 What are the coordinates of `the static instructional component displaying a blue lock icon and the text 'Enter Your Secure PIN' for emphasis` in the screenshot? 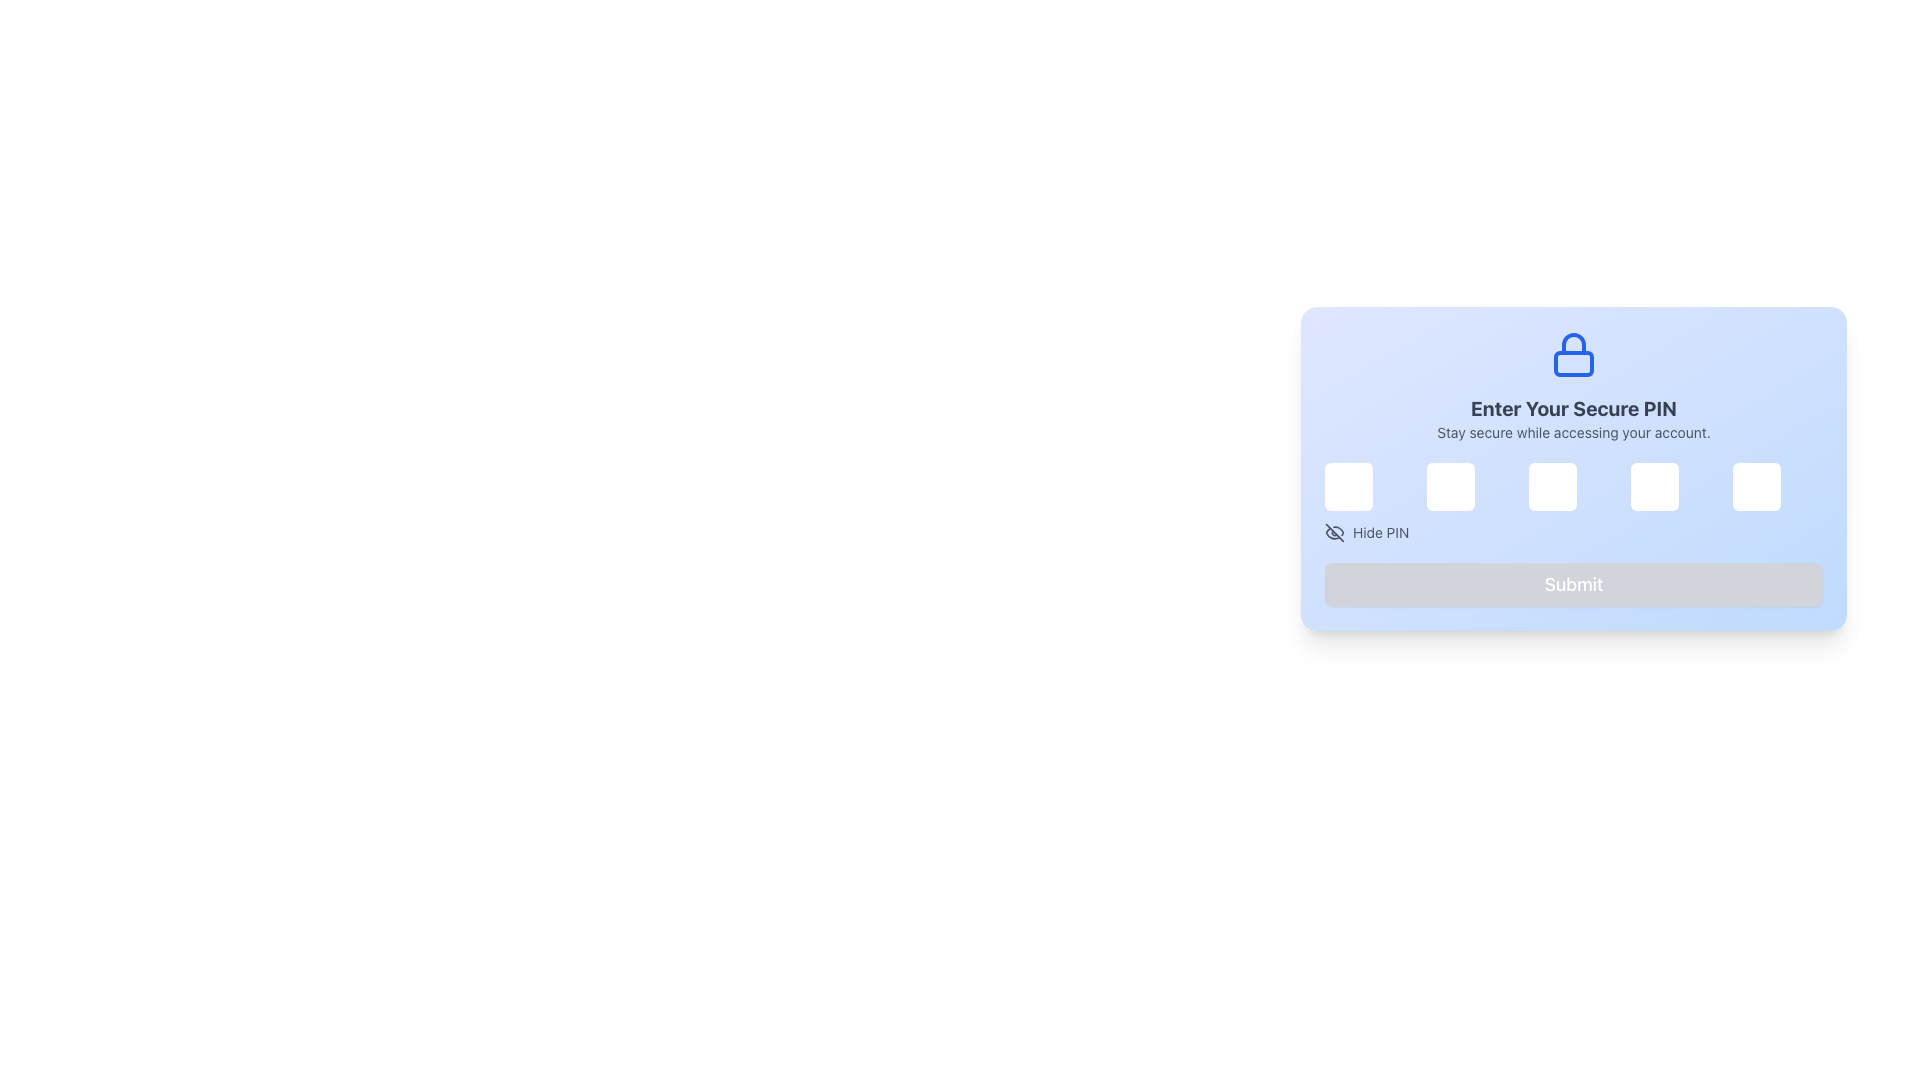 It's located at (1573, 386).